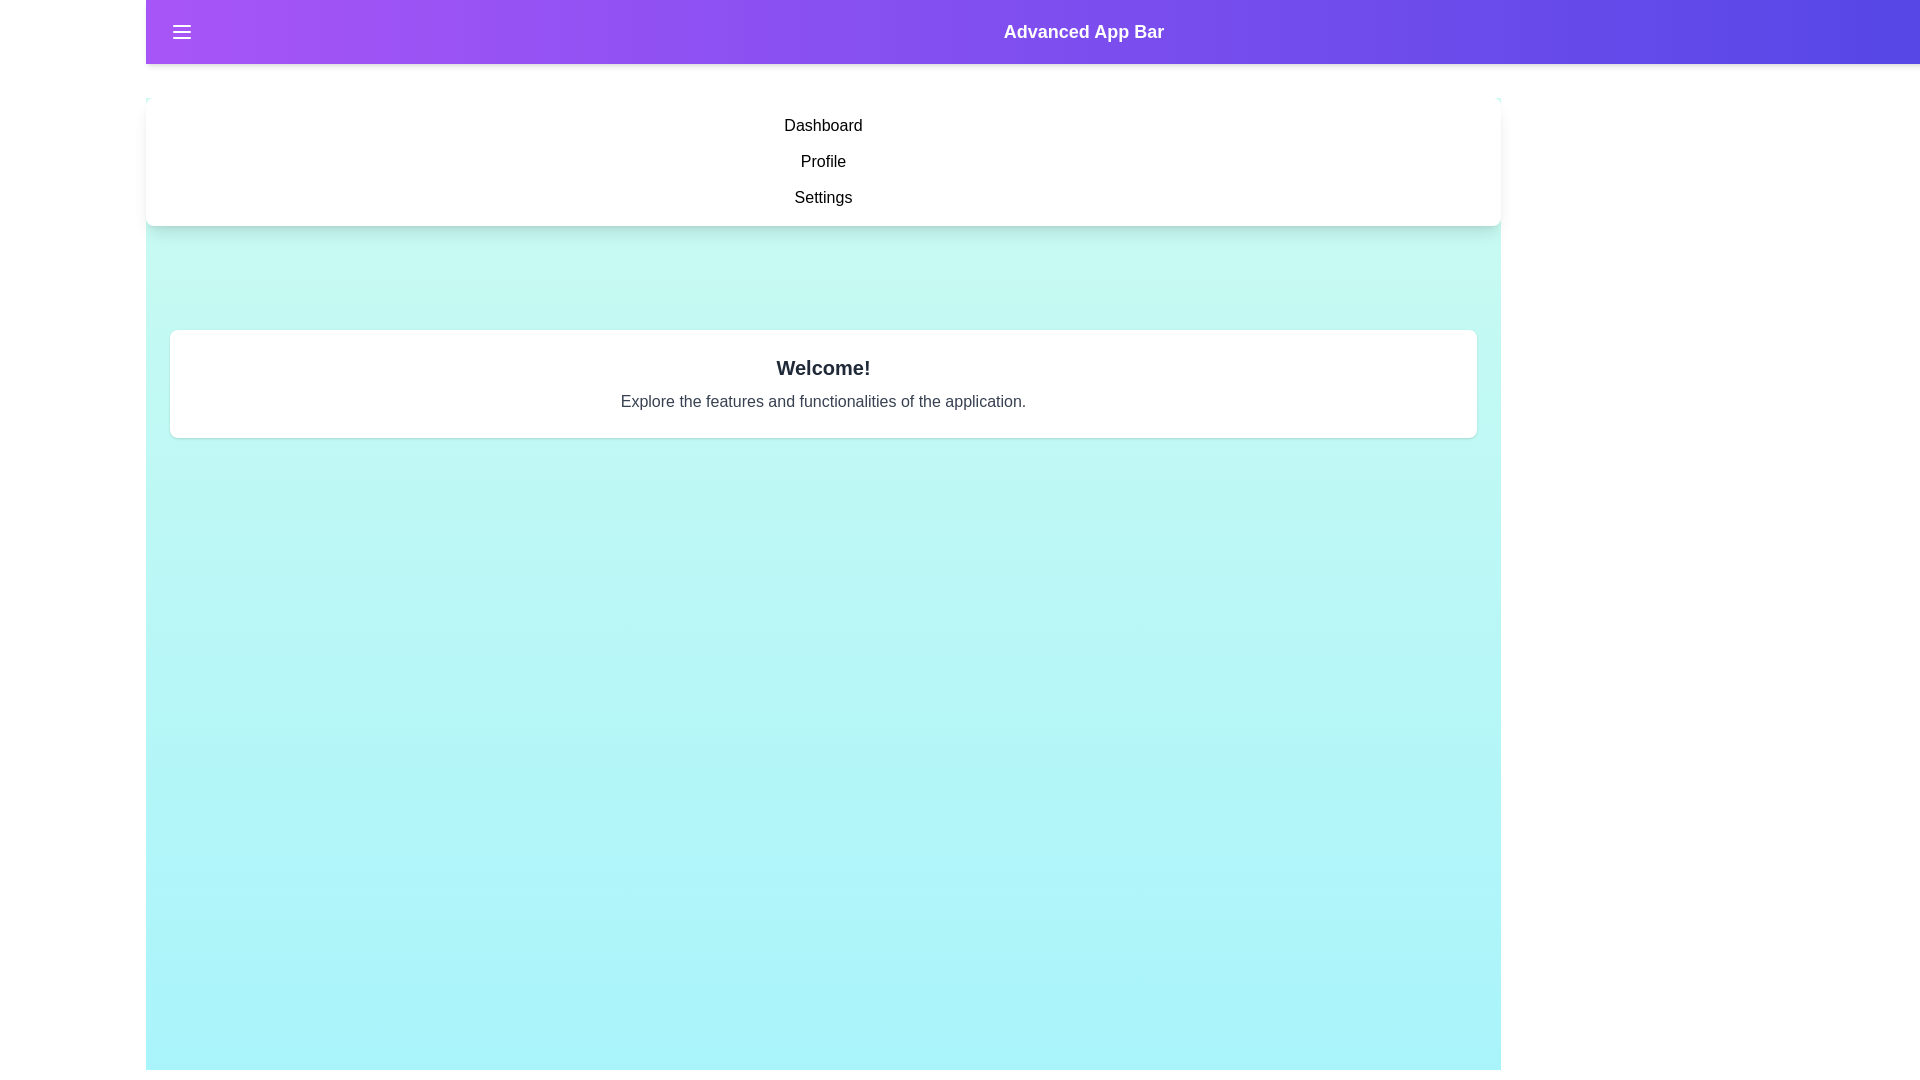 The height and width of the screenshot is (1080, 1920). Describe the element at coordinates (823, 367) in the screenshot. I see `the 'Welcome!' section to focus on it` at that location.